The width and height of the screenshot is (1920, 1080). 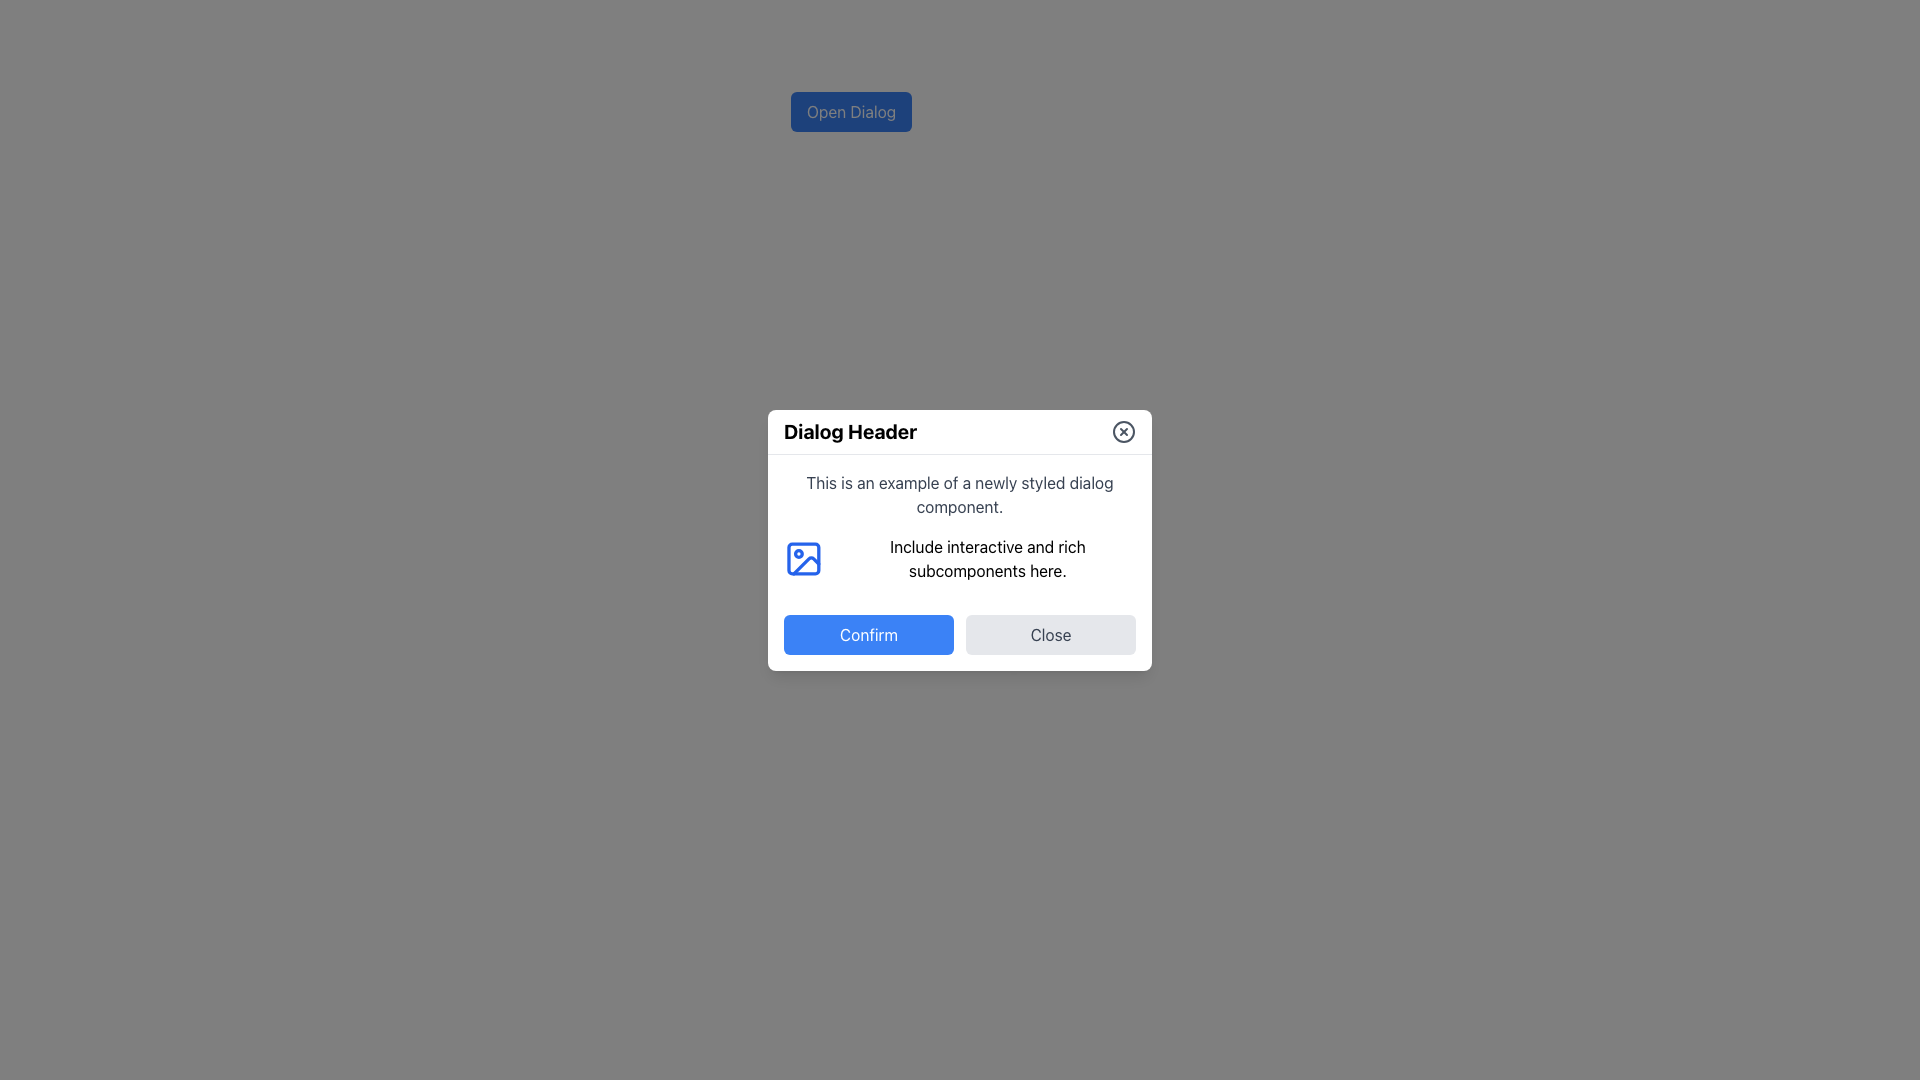 What do you see at coordinates (850, 430) in the screenshot?
I see `the text label that serves as the title or header of the dialog box, positioned at the center-top of the dialog box` at bounding box center [850, 430].